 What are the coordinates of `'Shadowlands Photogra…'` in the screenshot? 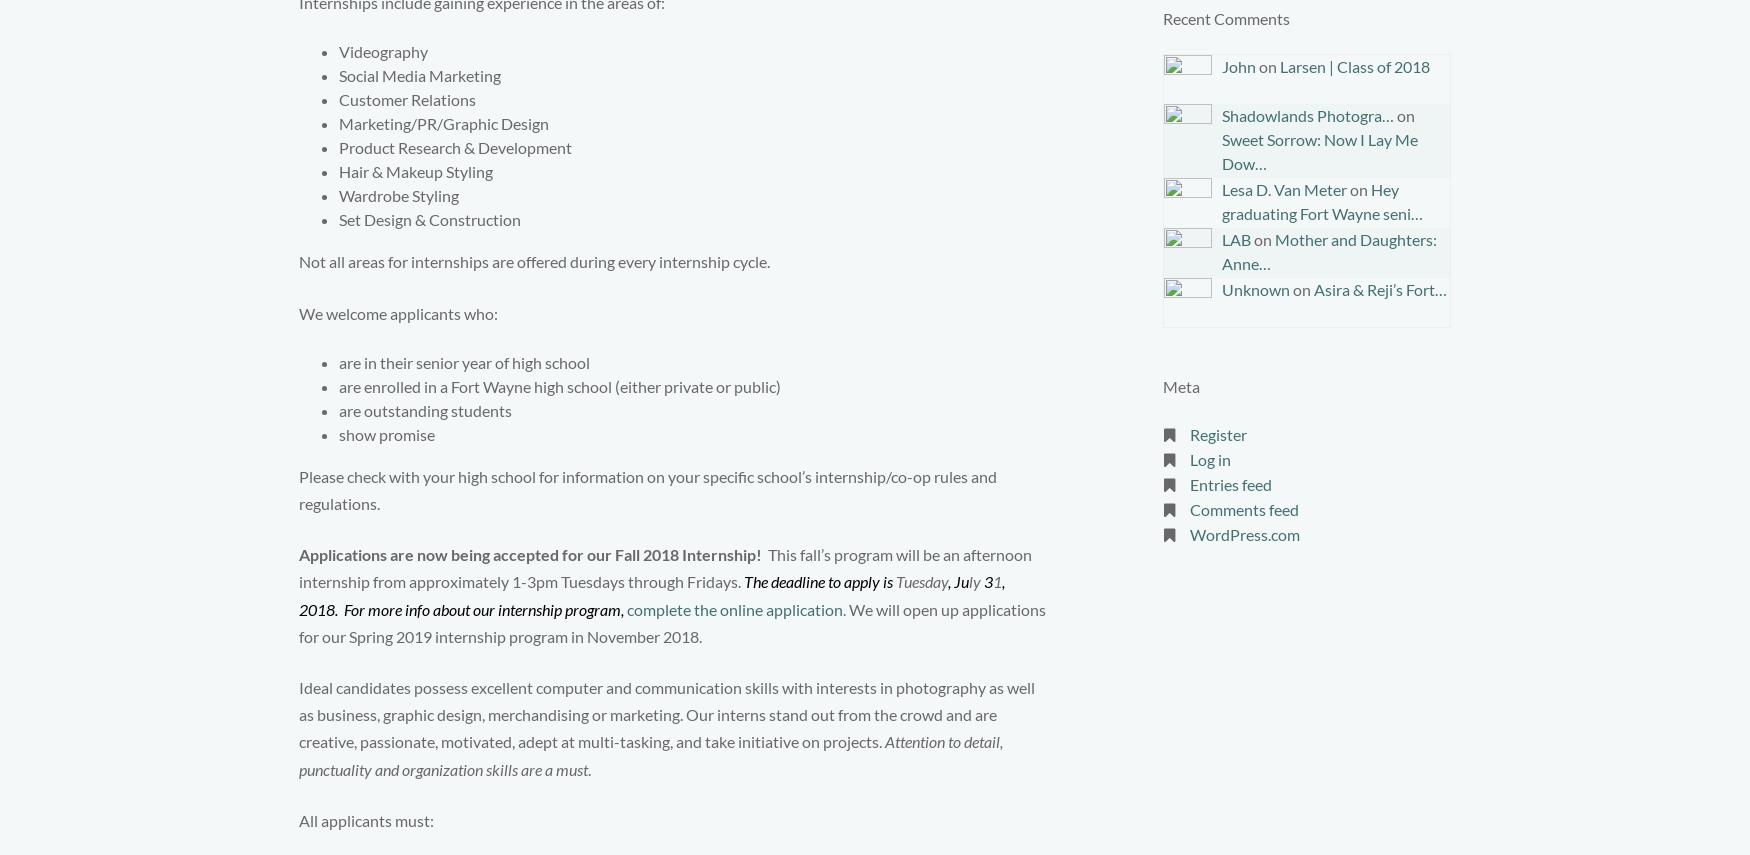 It's located at (1306, 114).